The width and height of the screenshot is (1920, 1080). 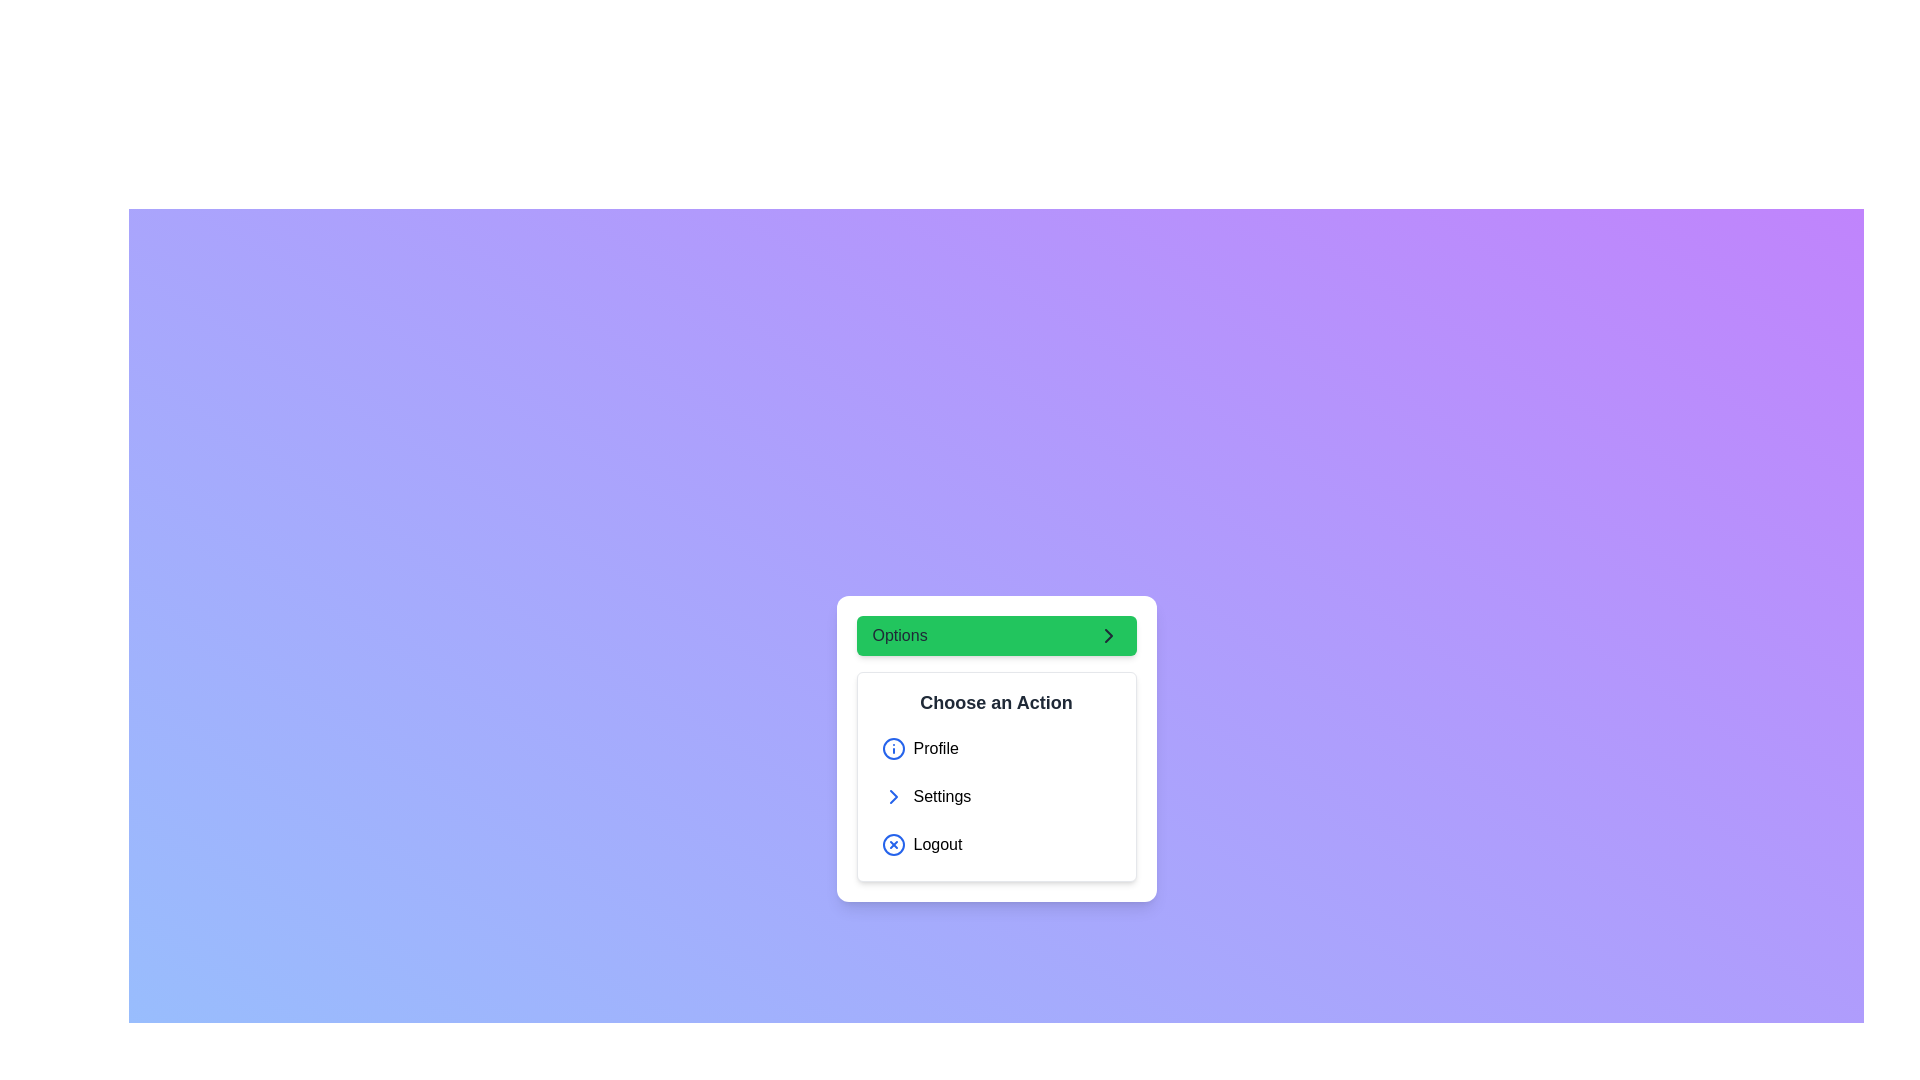 I want to click on the 'Profile' menu option in the 'Choose an Action' list, so click(x=996, y=748).